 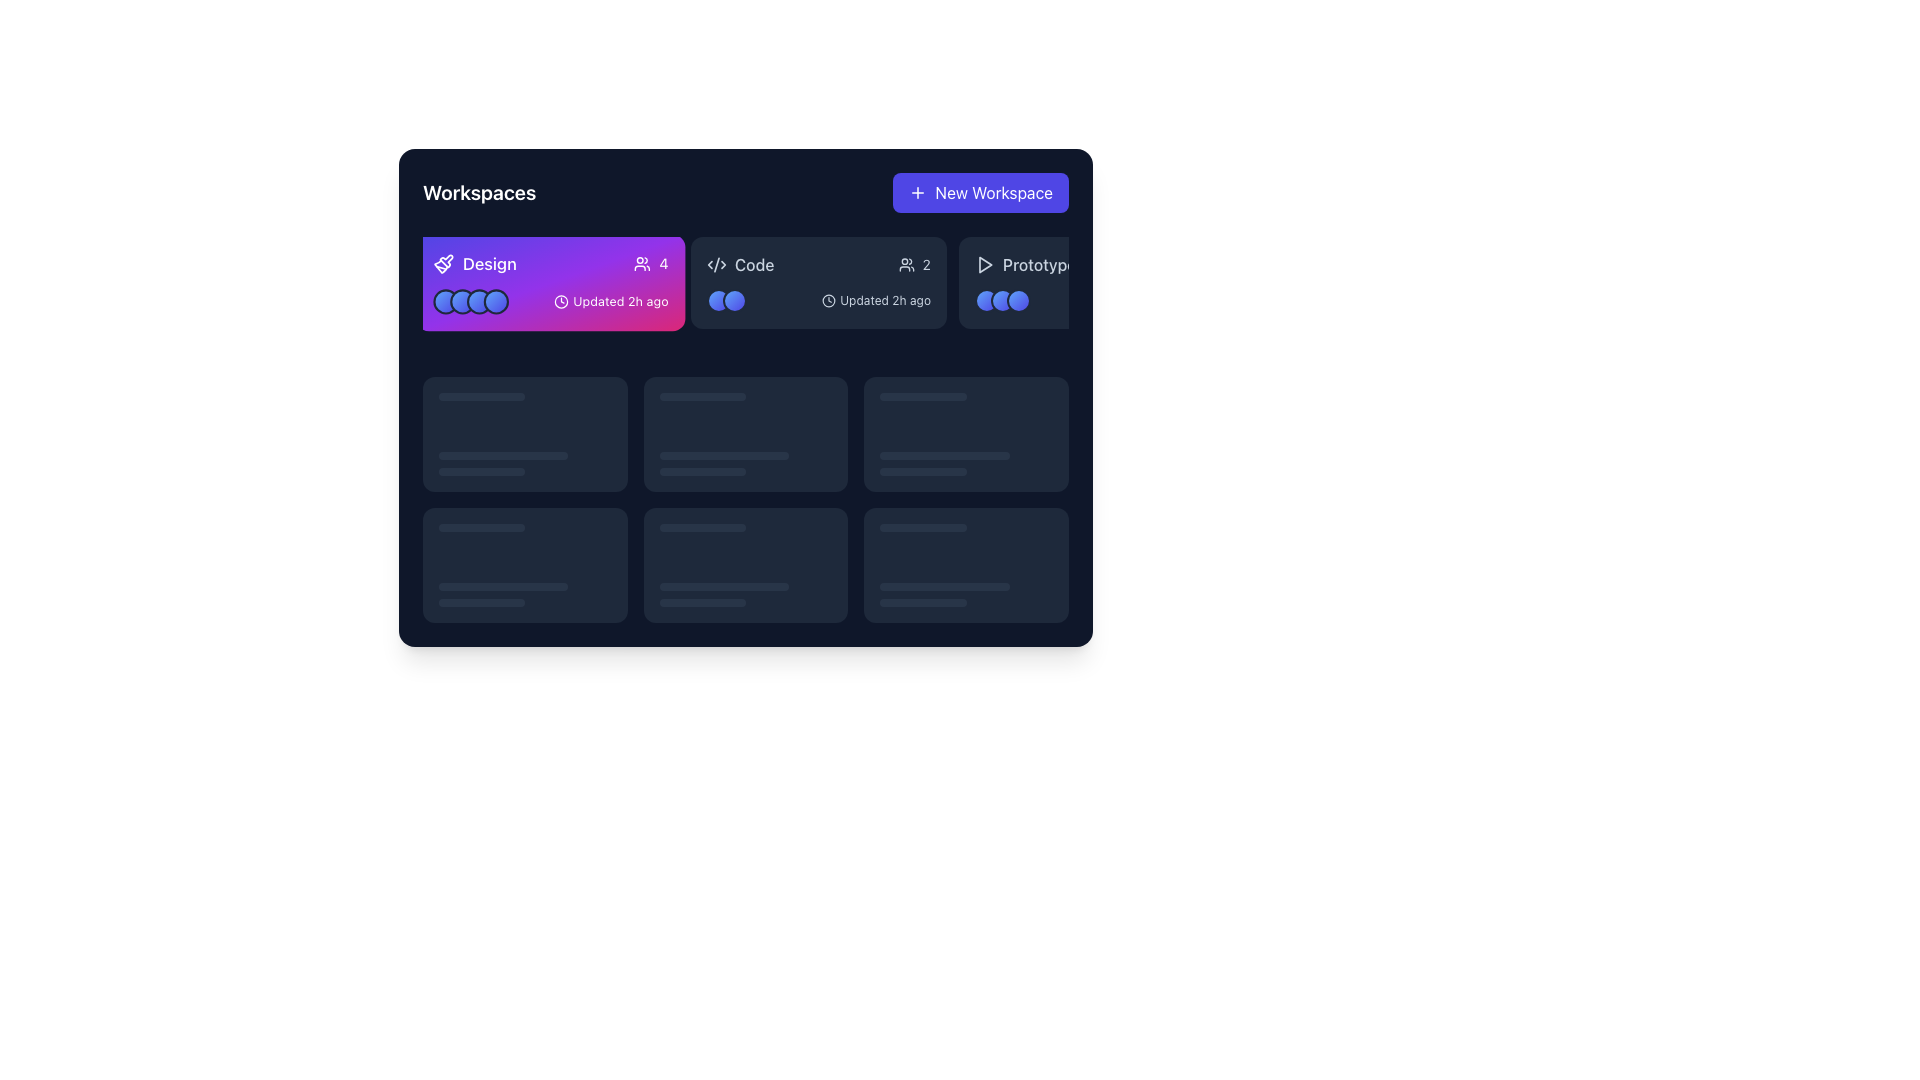 I want to click on the Play Button icon located to the left of the 'Prototype' text in the upper-right workspace section, so click(x=984, y=264).